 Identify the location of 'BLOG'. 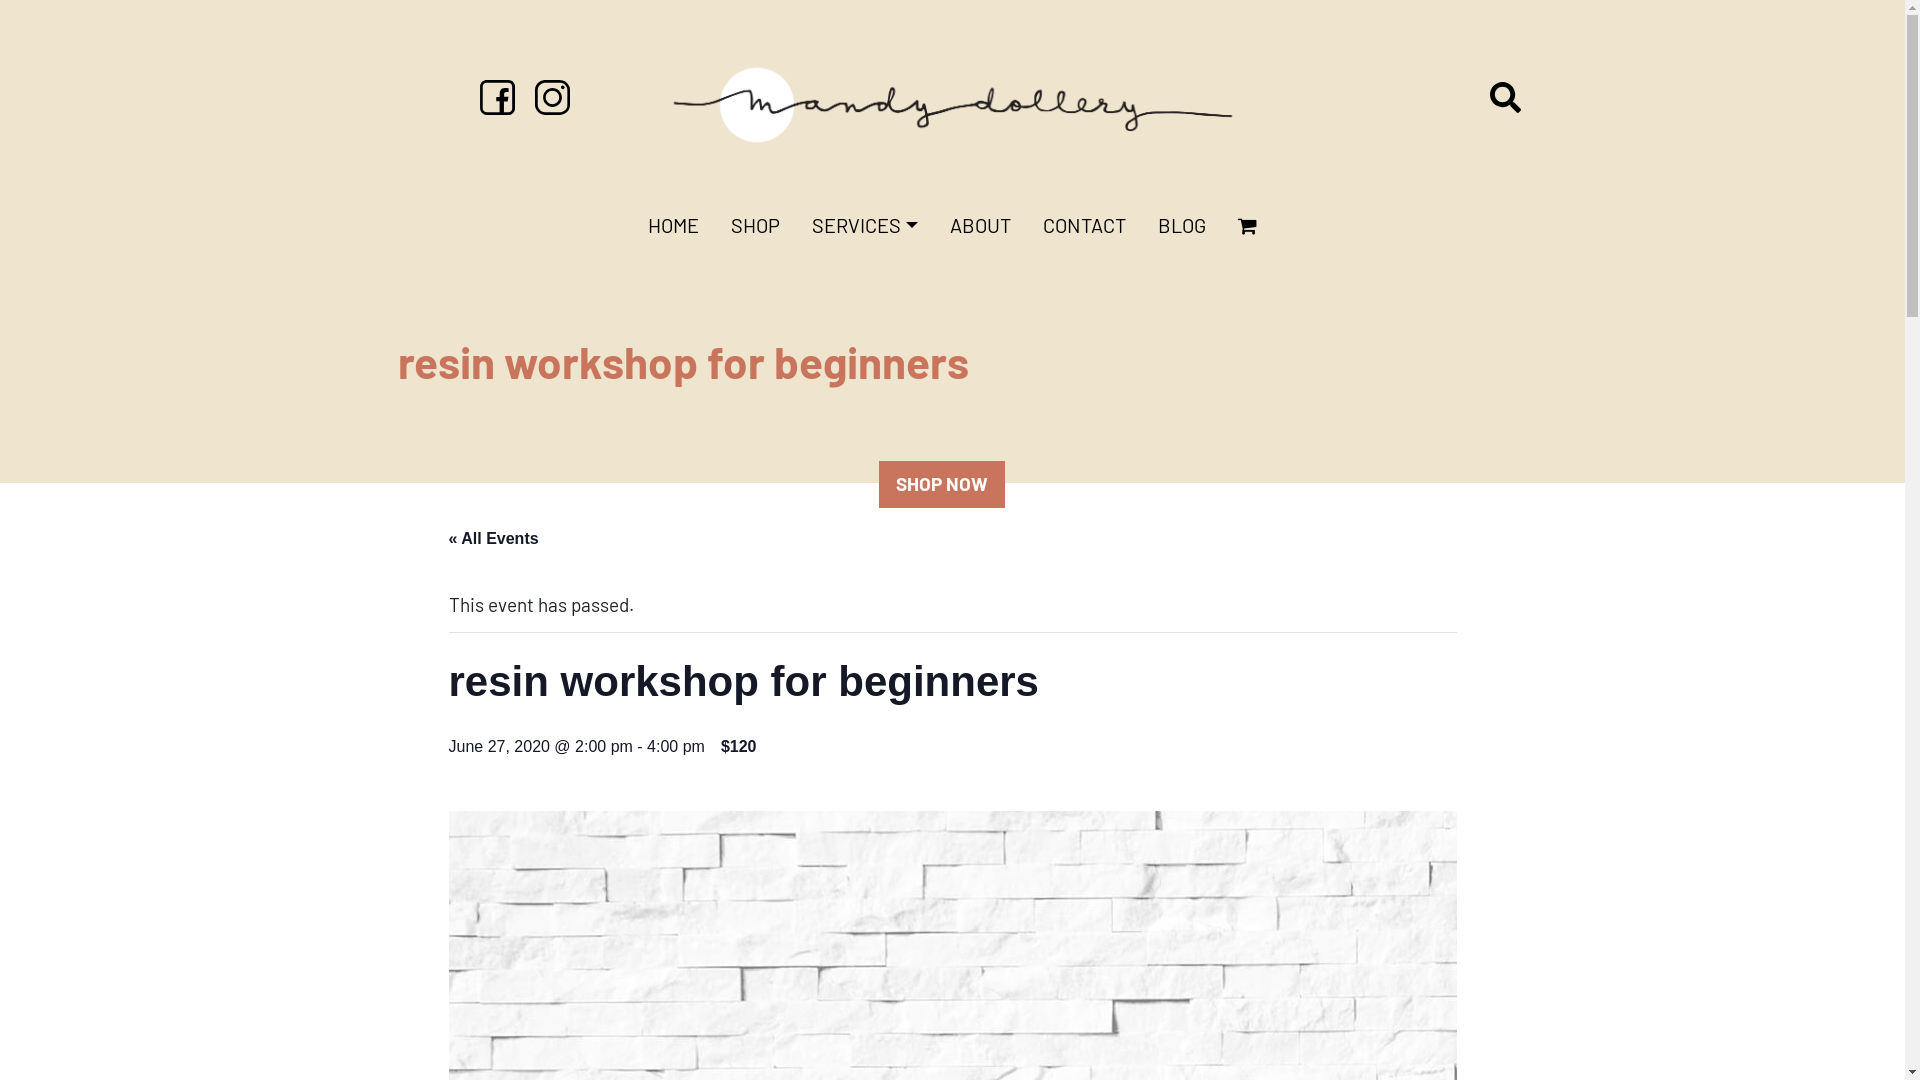
(1181, 224).